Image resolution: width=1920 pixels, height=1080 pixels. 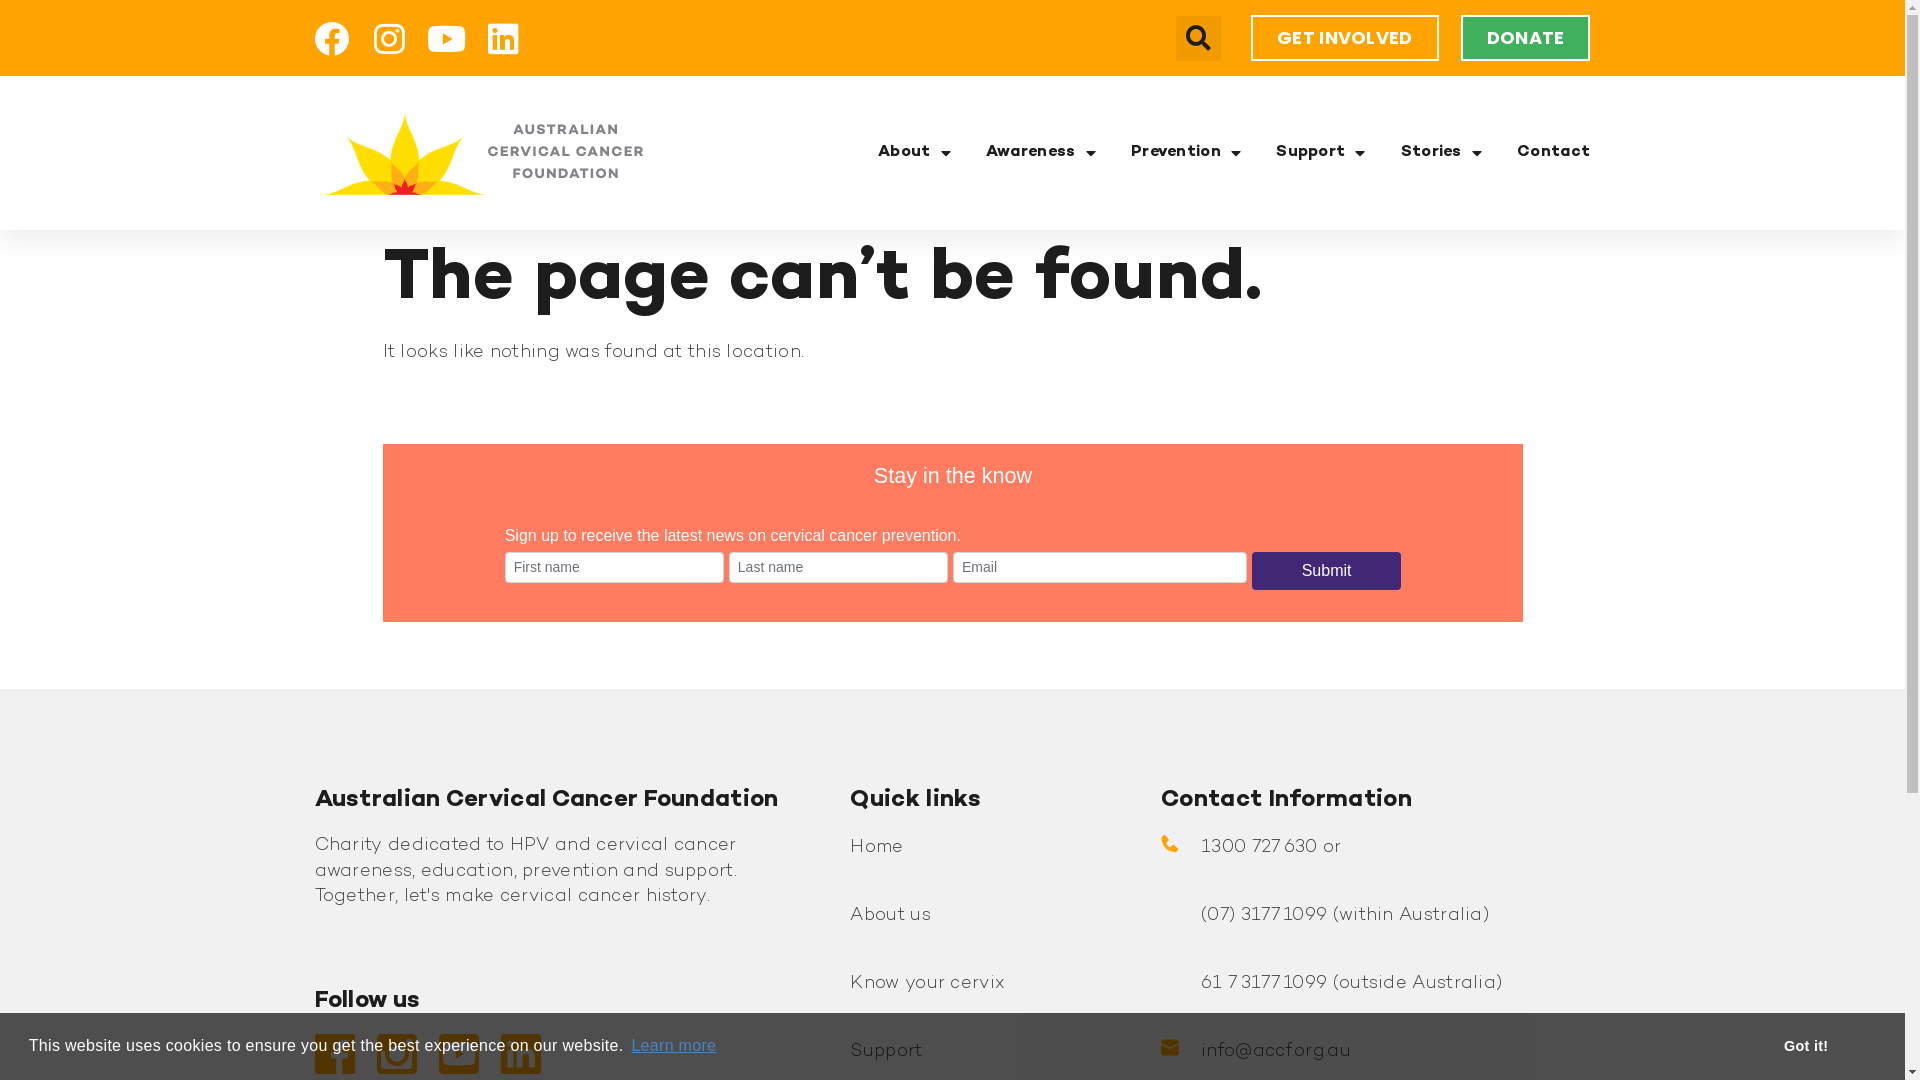 What do you see at coordinates (477, 152) in the screenshot?
I see `'Group 78'` at bounding box center [477, 152].